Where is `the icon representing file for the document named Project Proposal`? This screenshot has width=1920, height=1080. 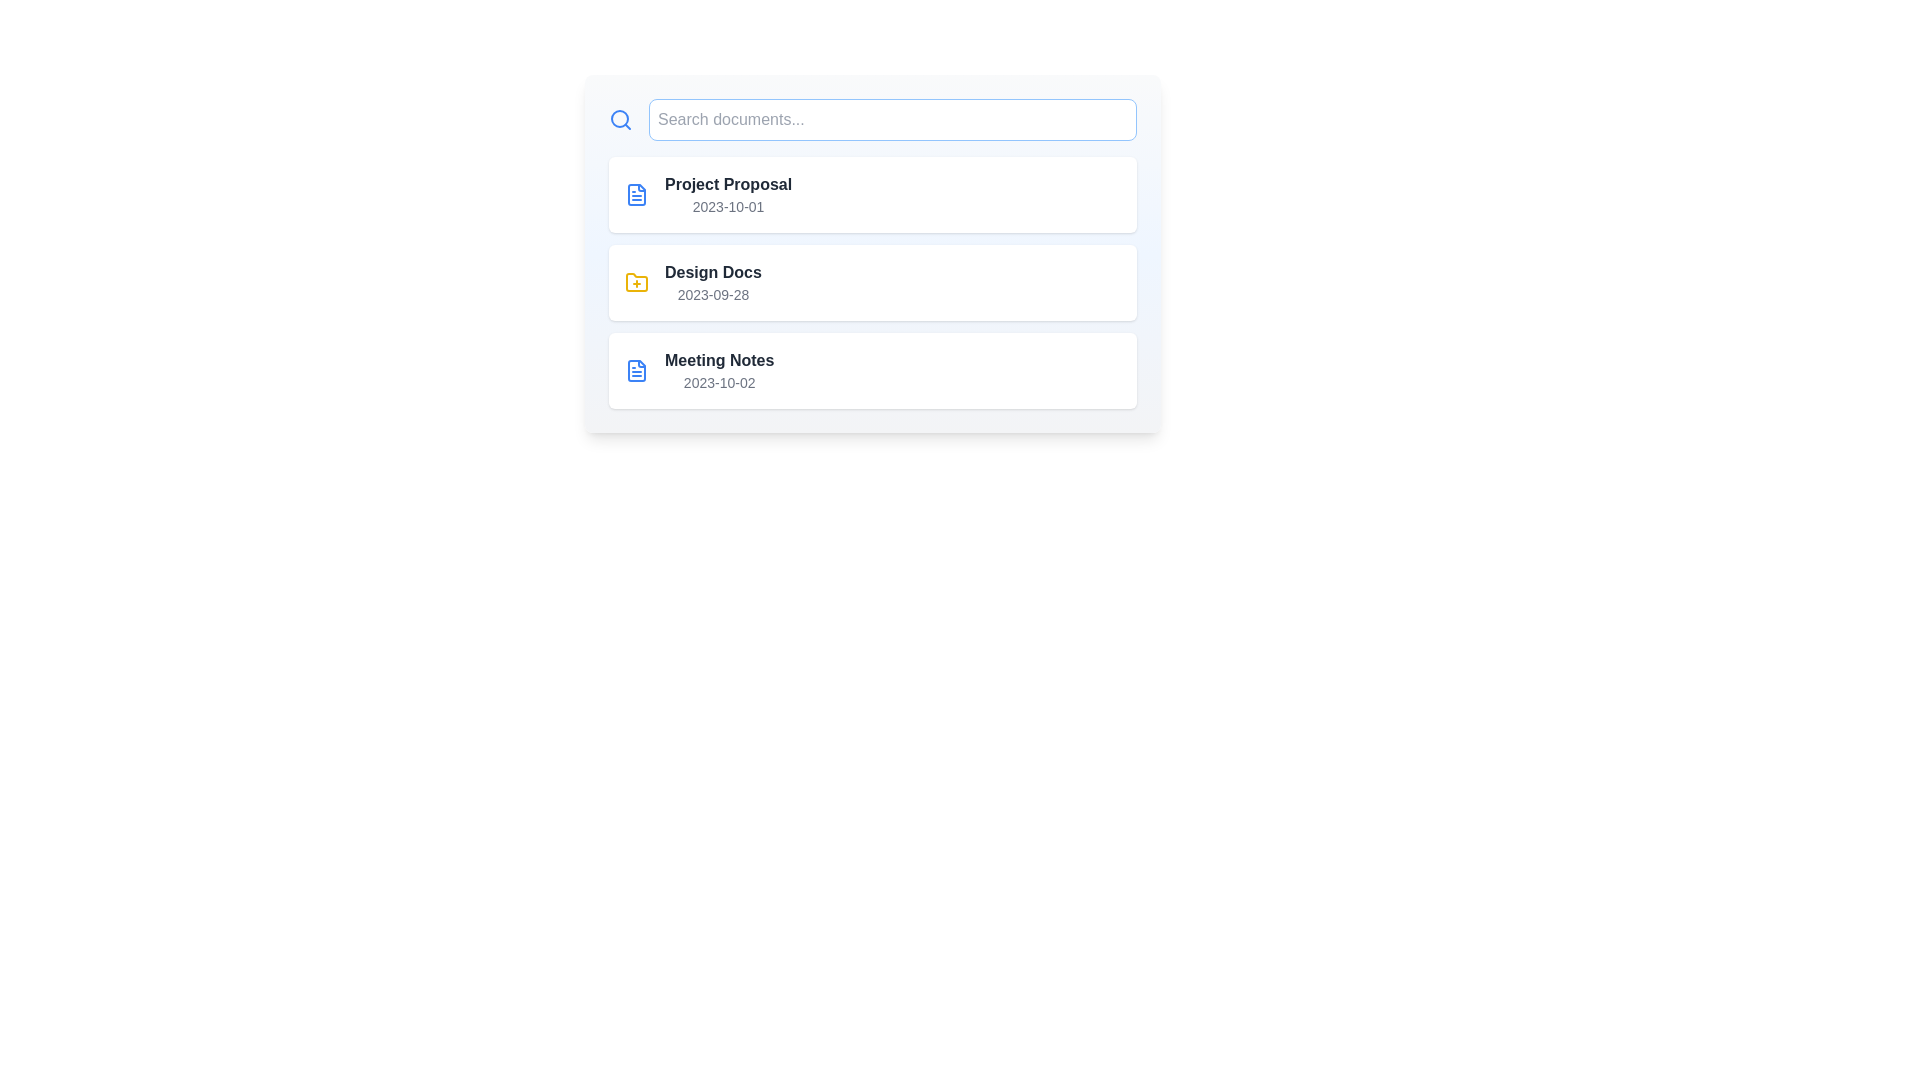
the icon representing file for the document named Project Proposal is located at coordinates (636, 195).